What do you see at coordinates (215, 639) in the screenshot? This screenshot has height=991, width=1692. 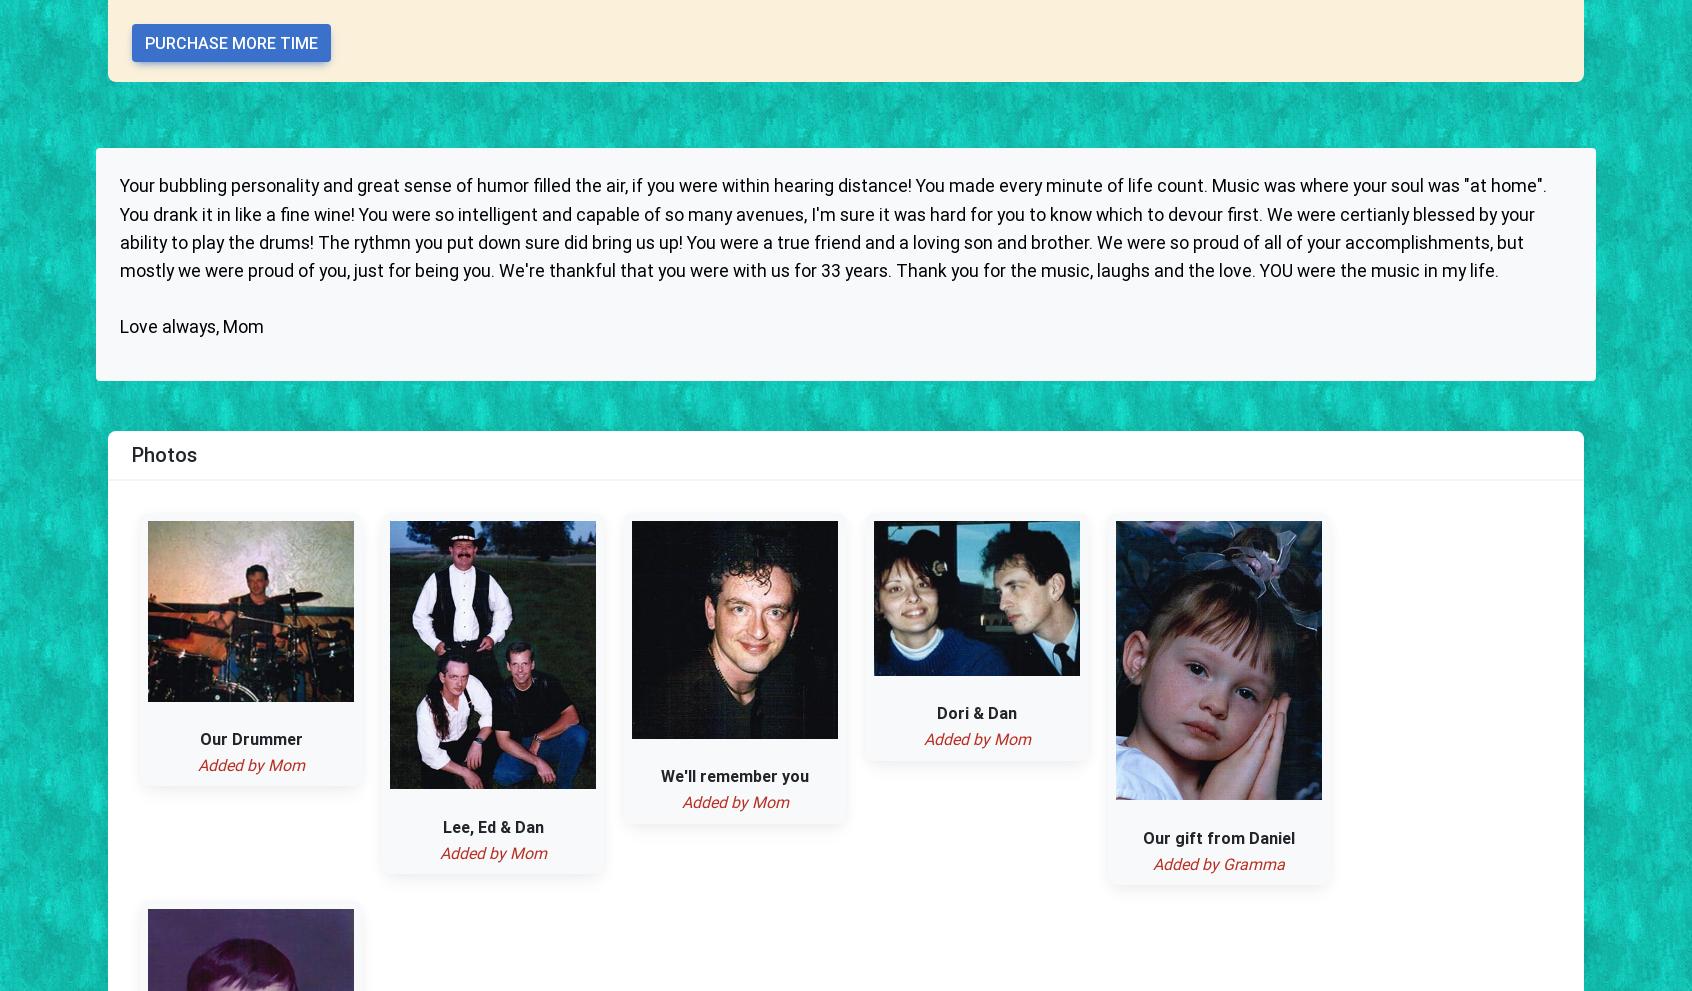 I see `'Toll Free in U.S. & Canada:'` at bounding box center [215, 639].